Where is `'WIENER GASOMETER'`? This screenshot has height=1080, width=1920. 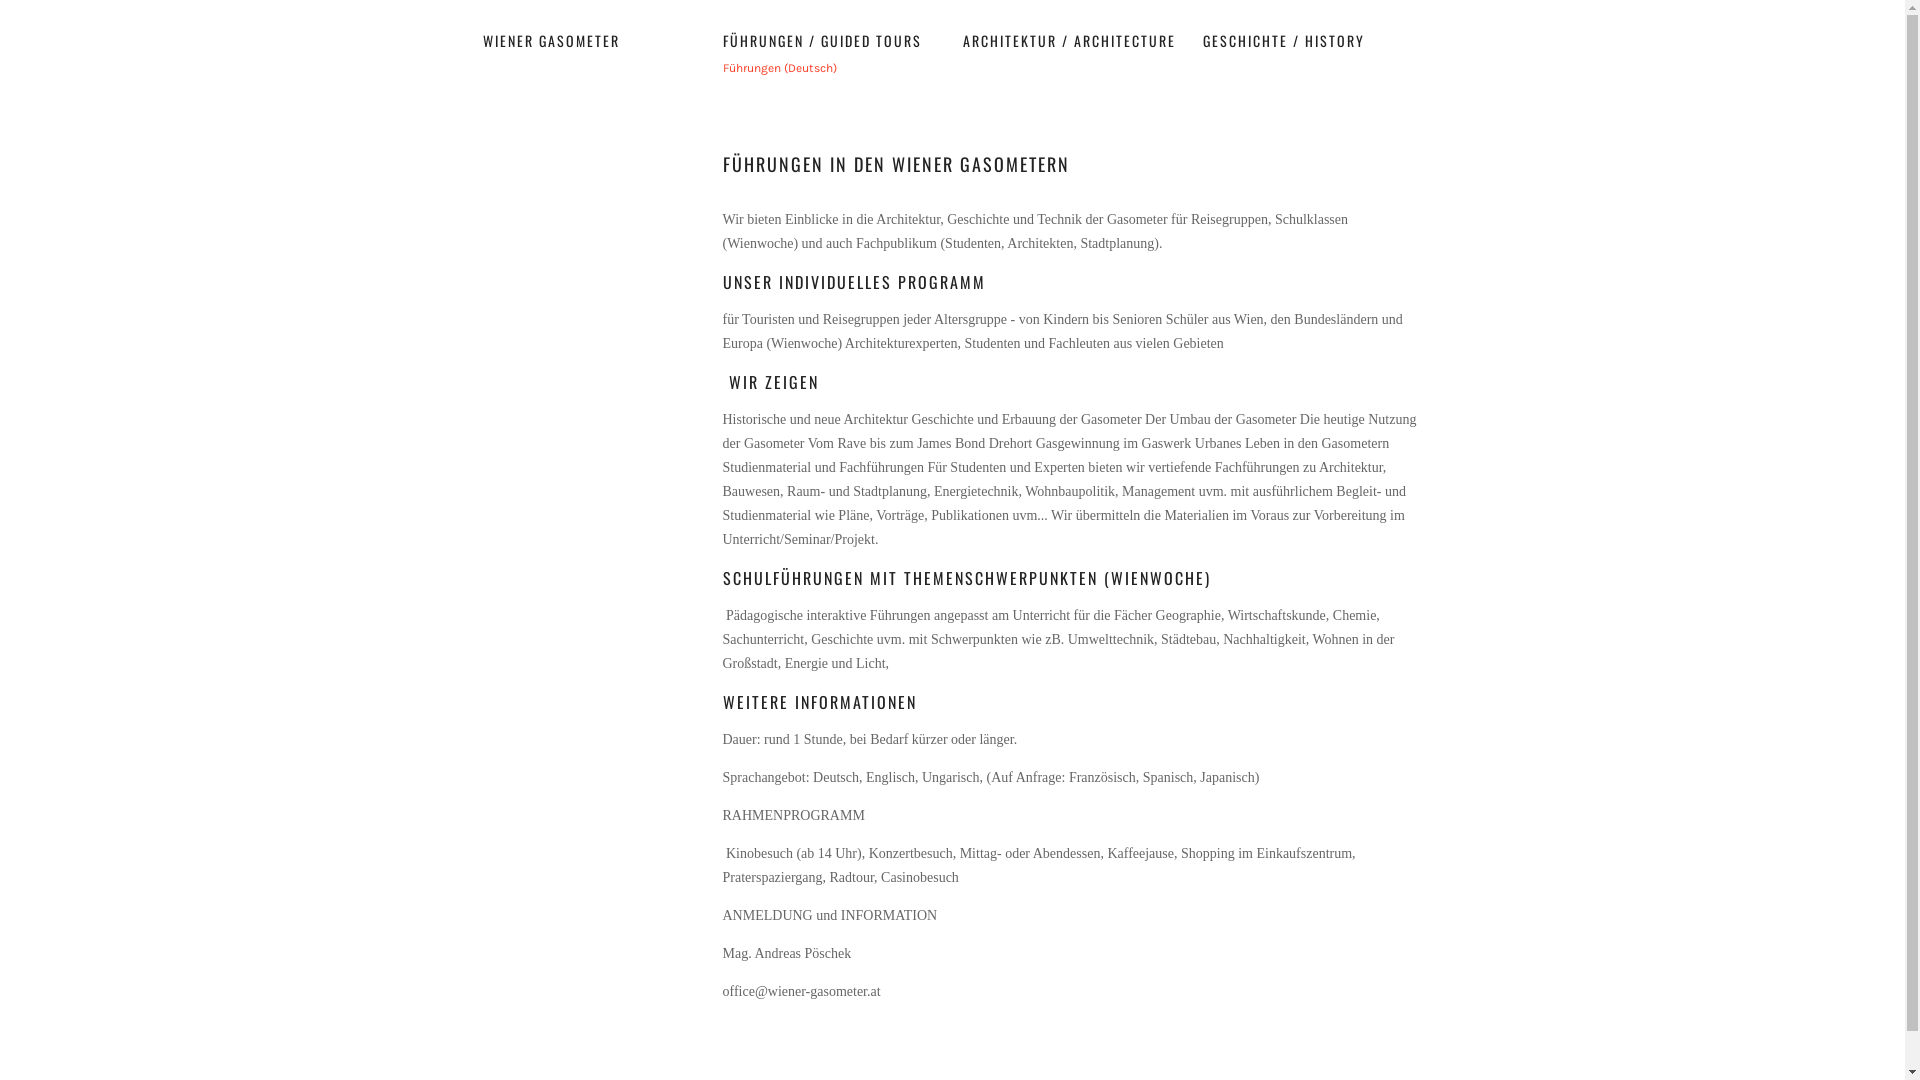 'WIENER GASOMETER' is located at coordinates (481, 40).